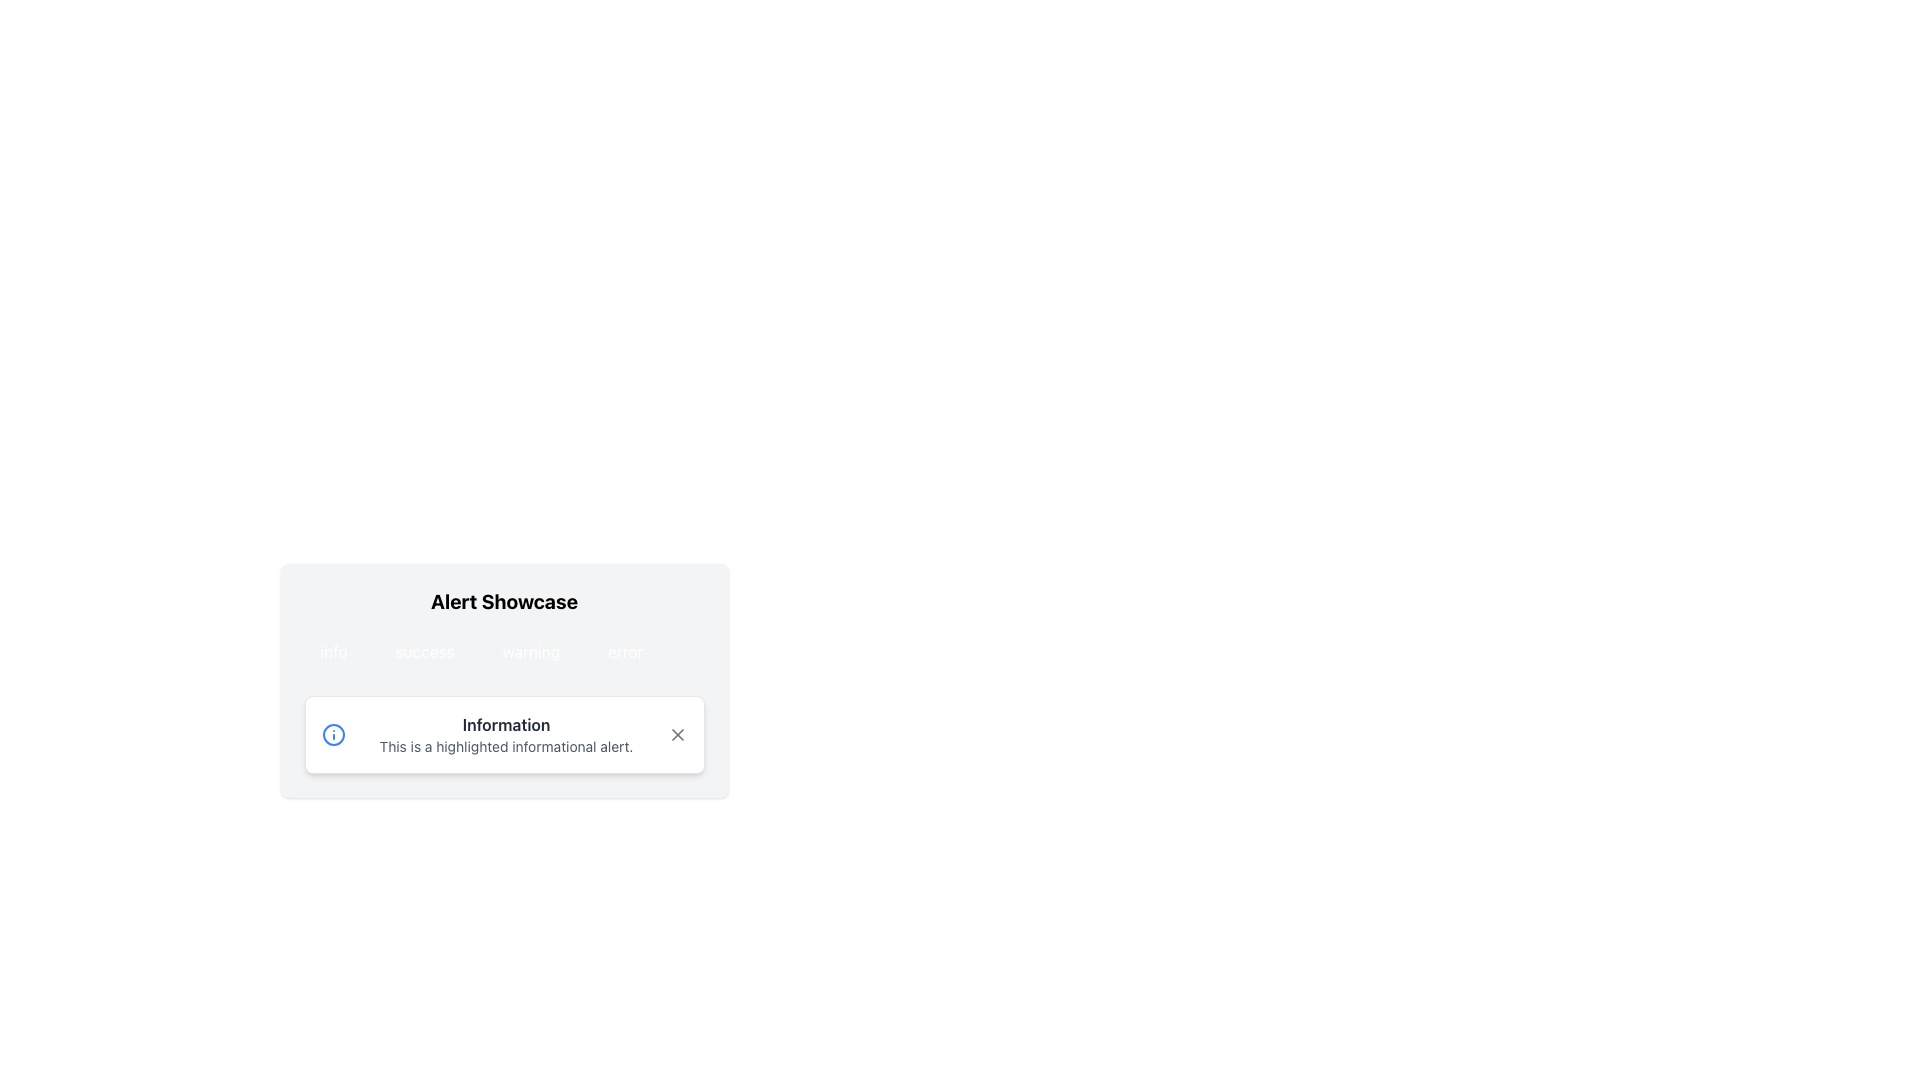 Image resolution: width=1920 pixels, height=1080 pixels. Describe the element at coordinates (504, 735) in the screenshot. I see `informational content from the alert display titled 'Information', which contains the description 'This is a highlighted informational alert.'` at that location.